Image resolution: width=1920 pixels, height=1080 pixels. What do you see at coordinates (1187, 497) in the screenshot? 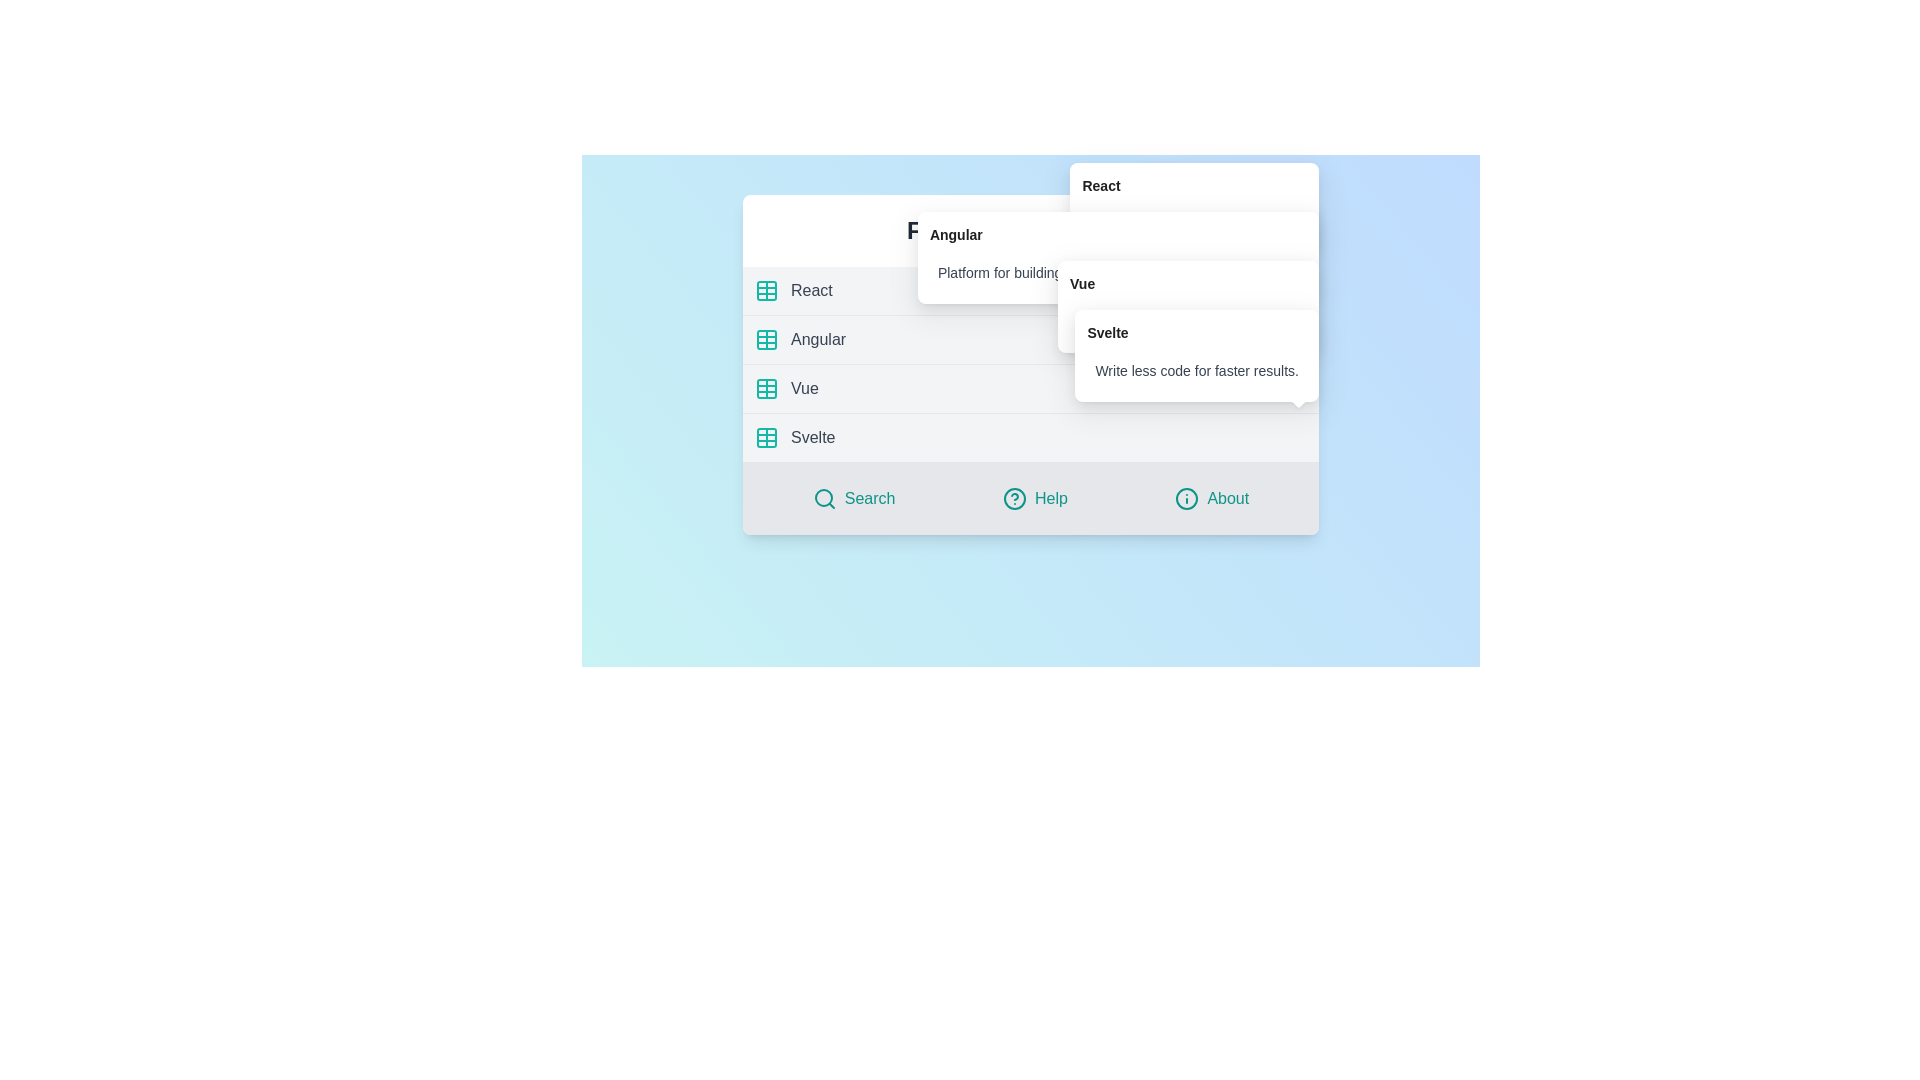
I see `the SVG circle element located at the bottom right corner of the interface, adjacent to the text 'About', which visually represents information as part of an icon` at bounding box center [1187, 497].